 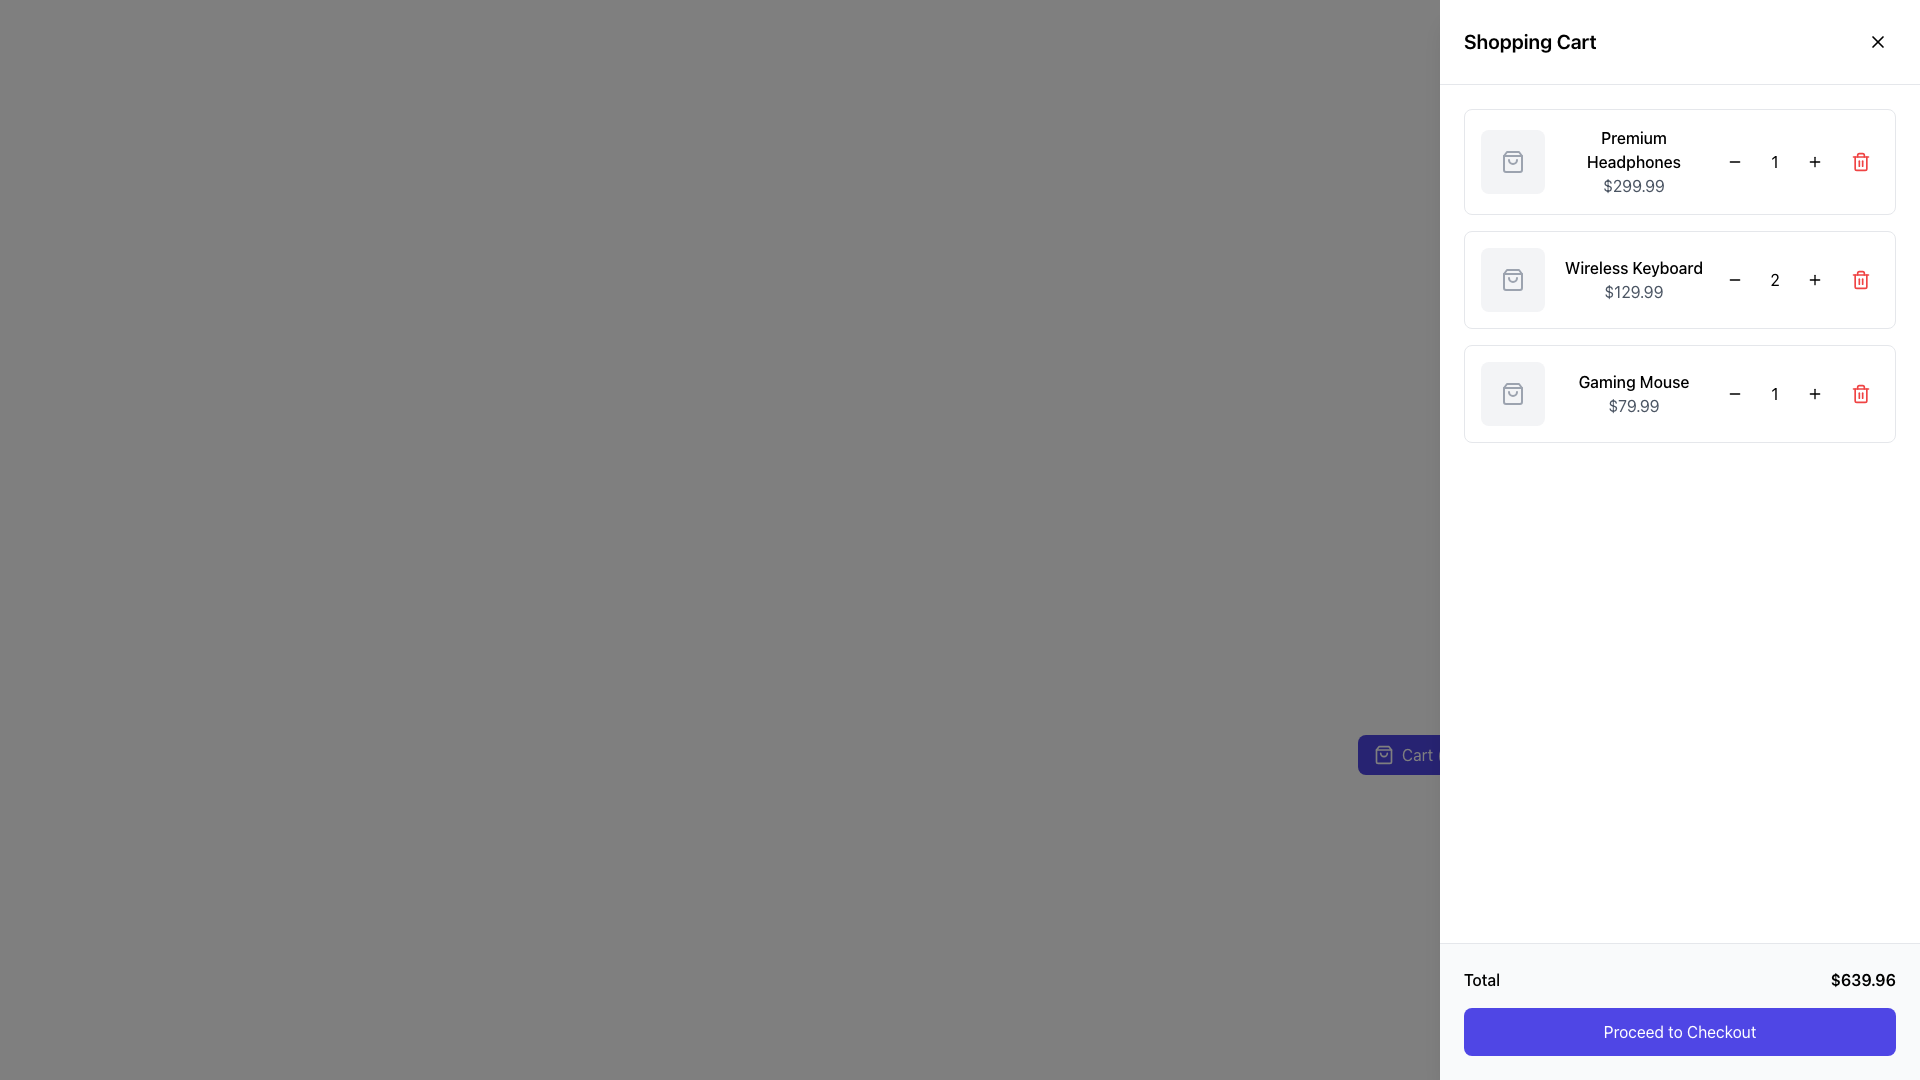 I want to click on the delete button located to the right of the 'Premium Headphones' entry in the shopping cart, so click(x=1860, y=161).